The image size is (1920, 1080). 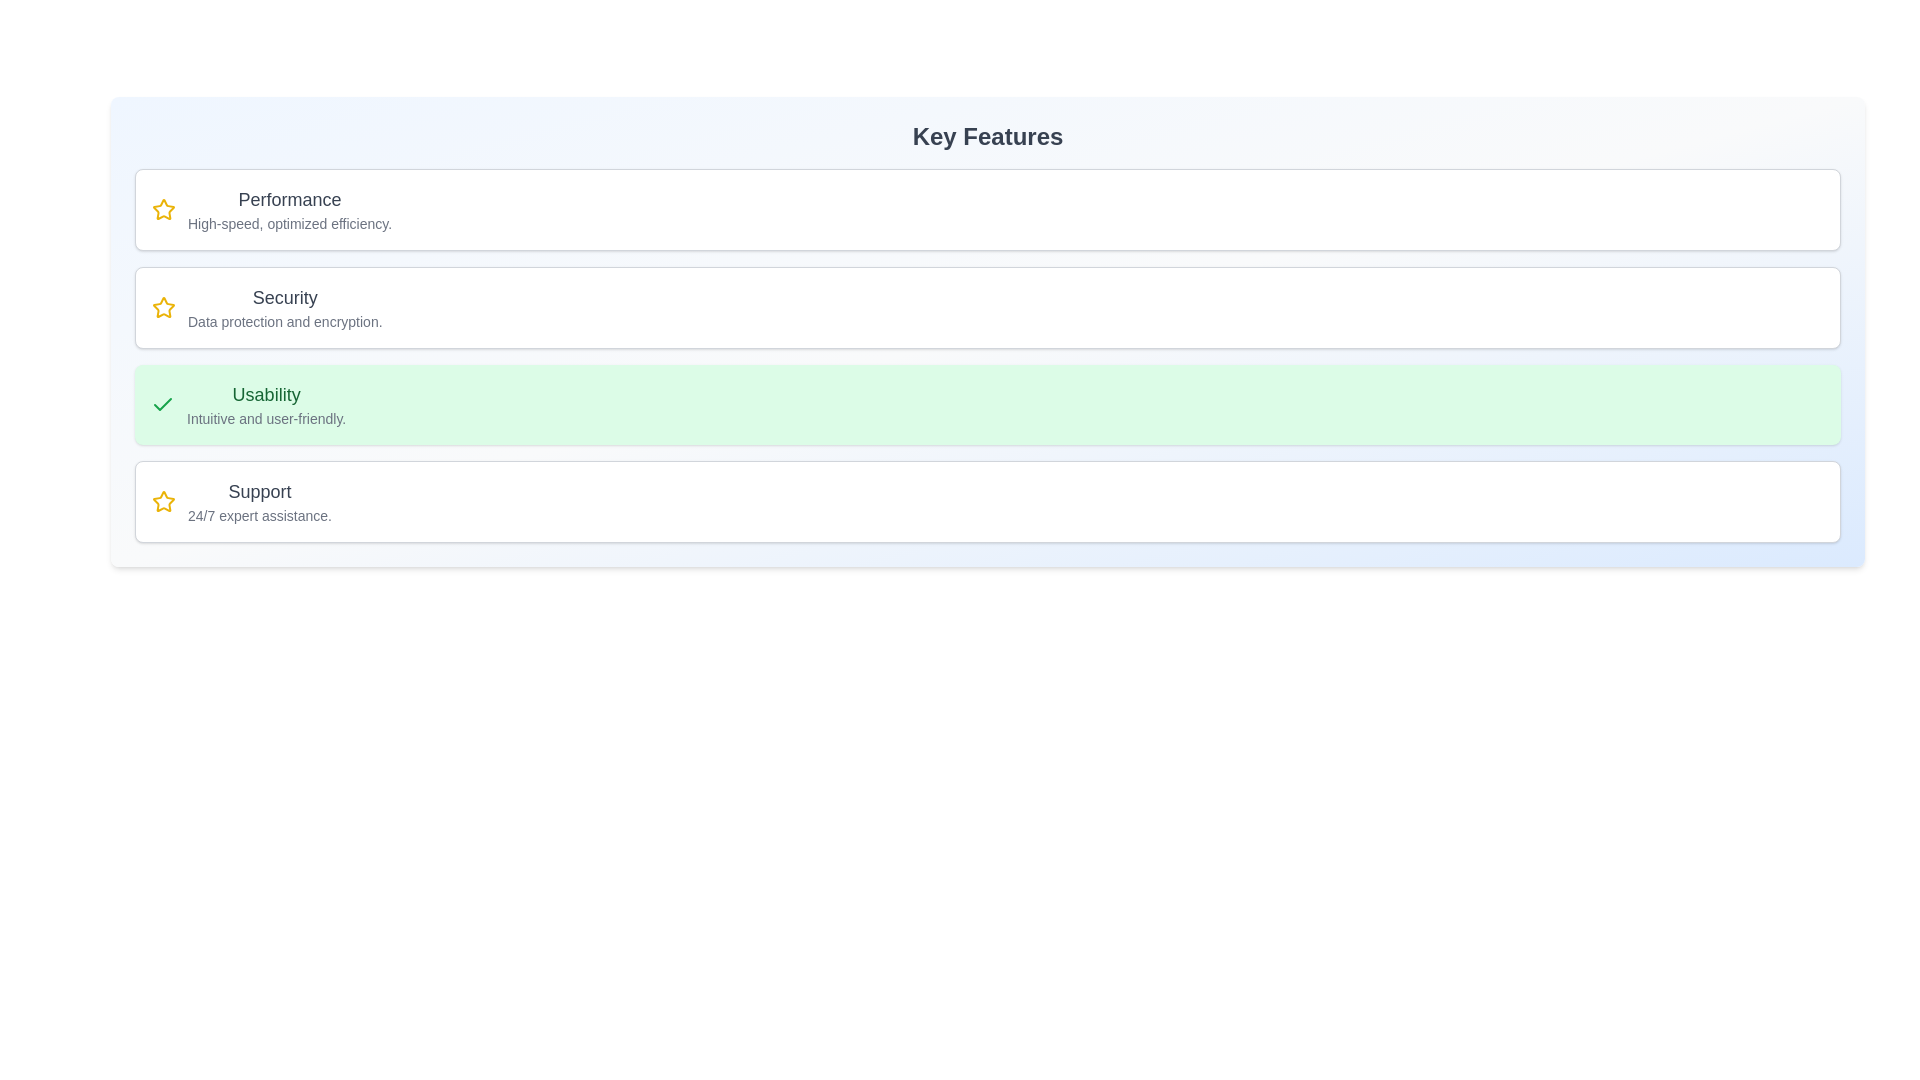 I want to click on the feature card corresponding to Support to toggle its selection, so click(x=988, y=500).